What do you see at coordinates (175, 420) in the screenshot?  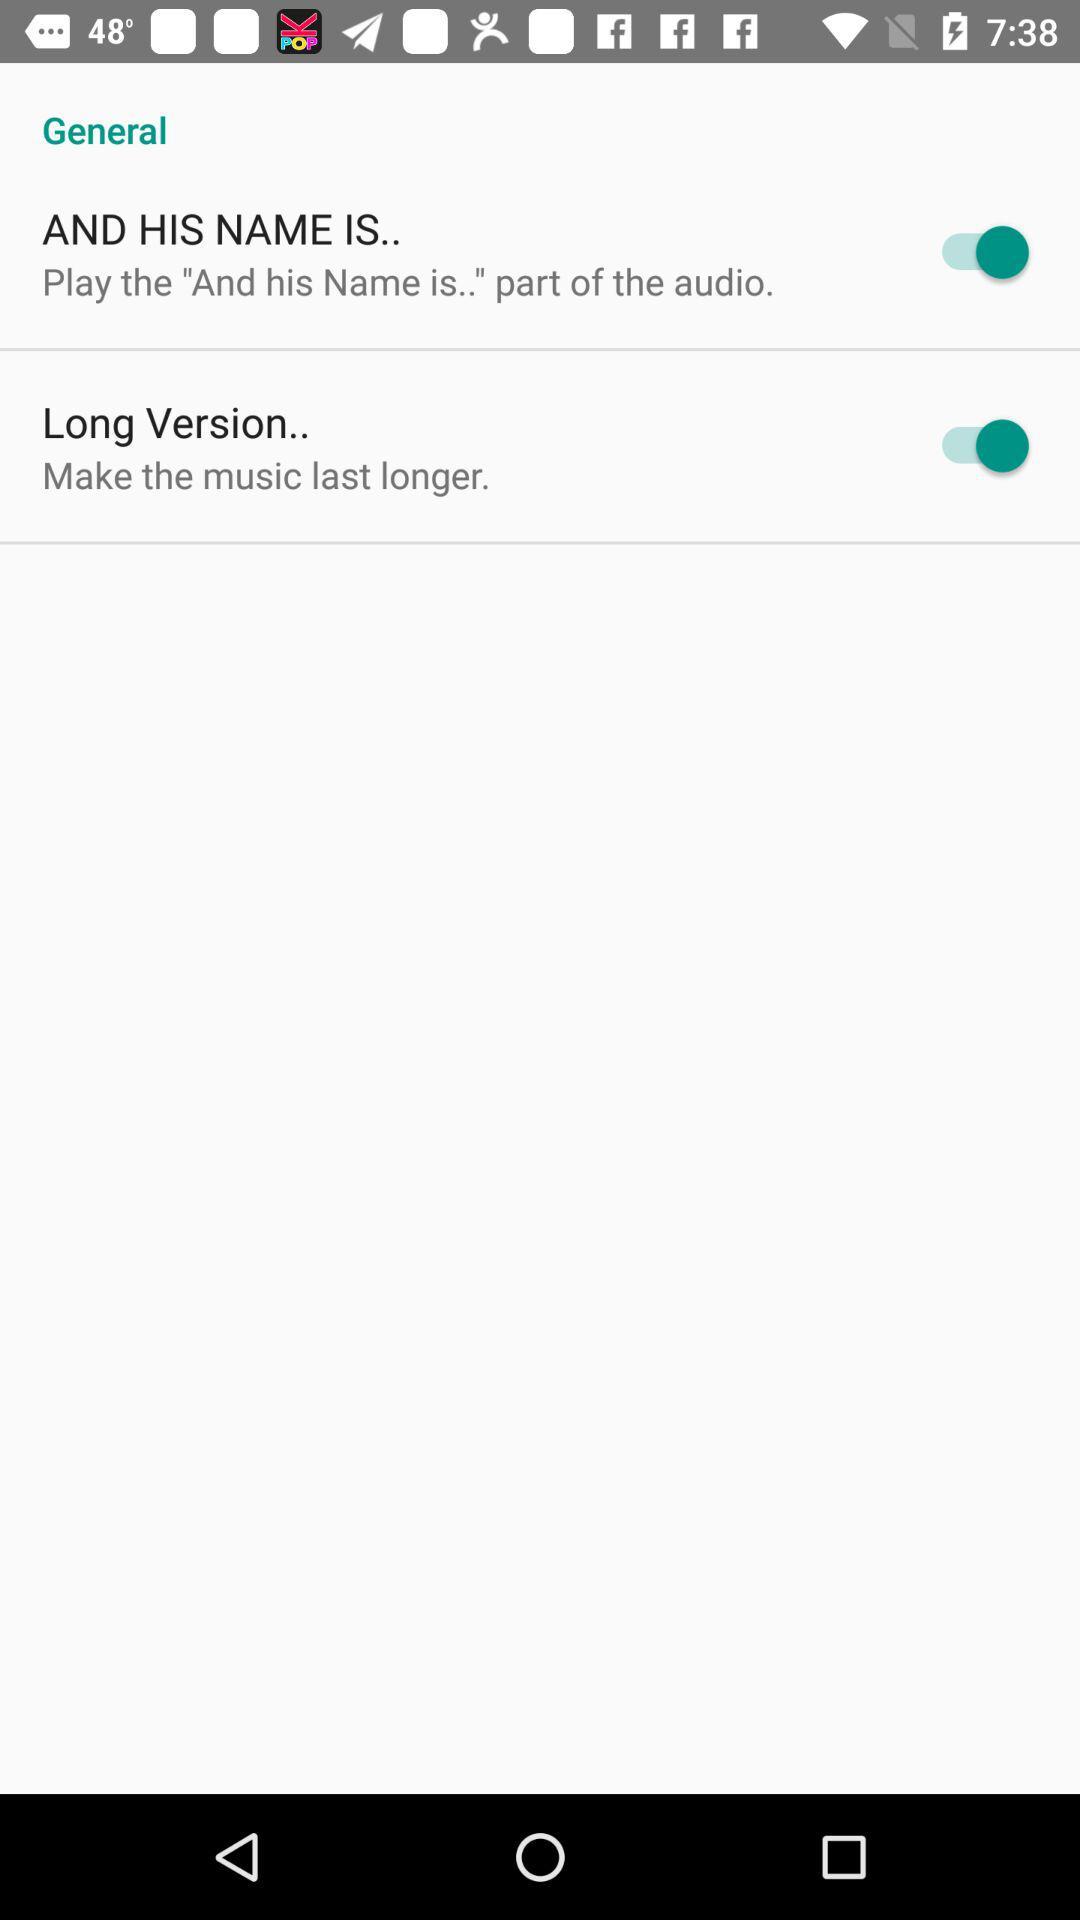 I see `the item below the play the and` at bounding box center [175, 420].